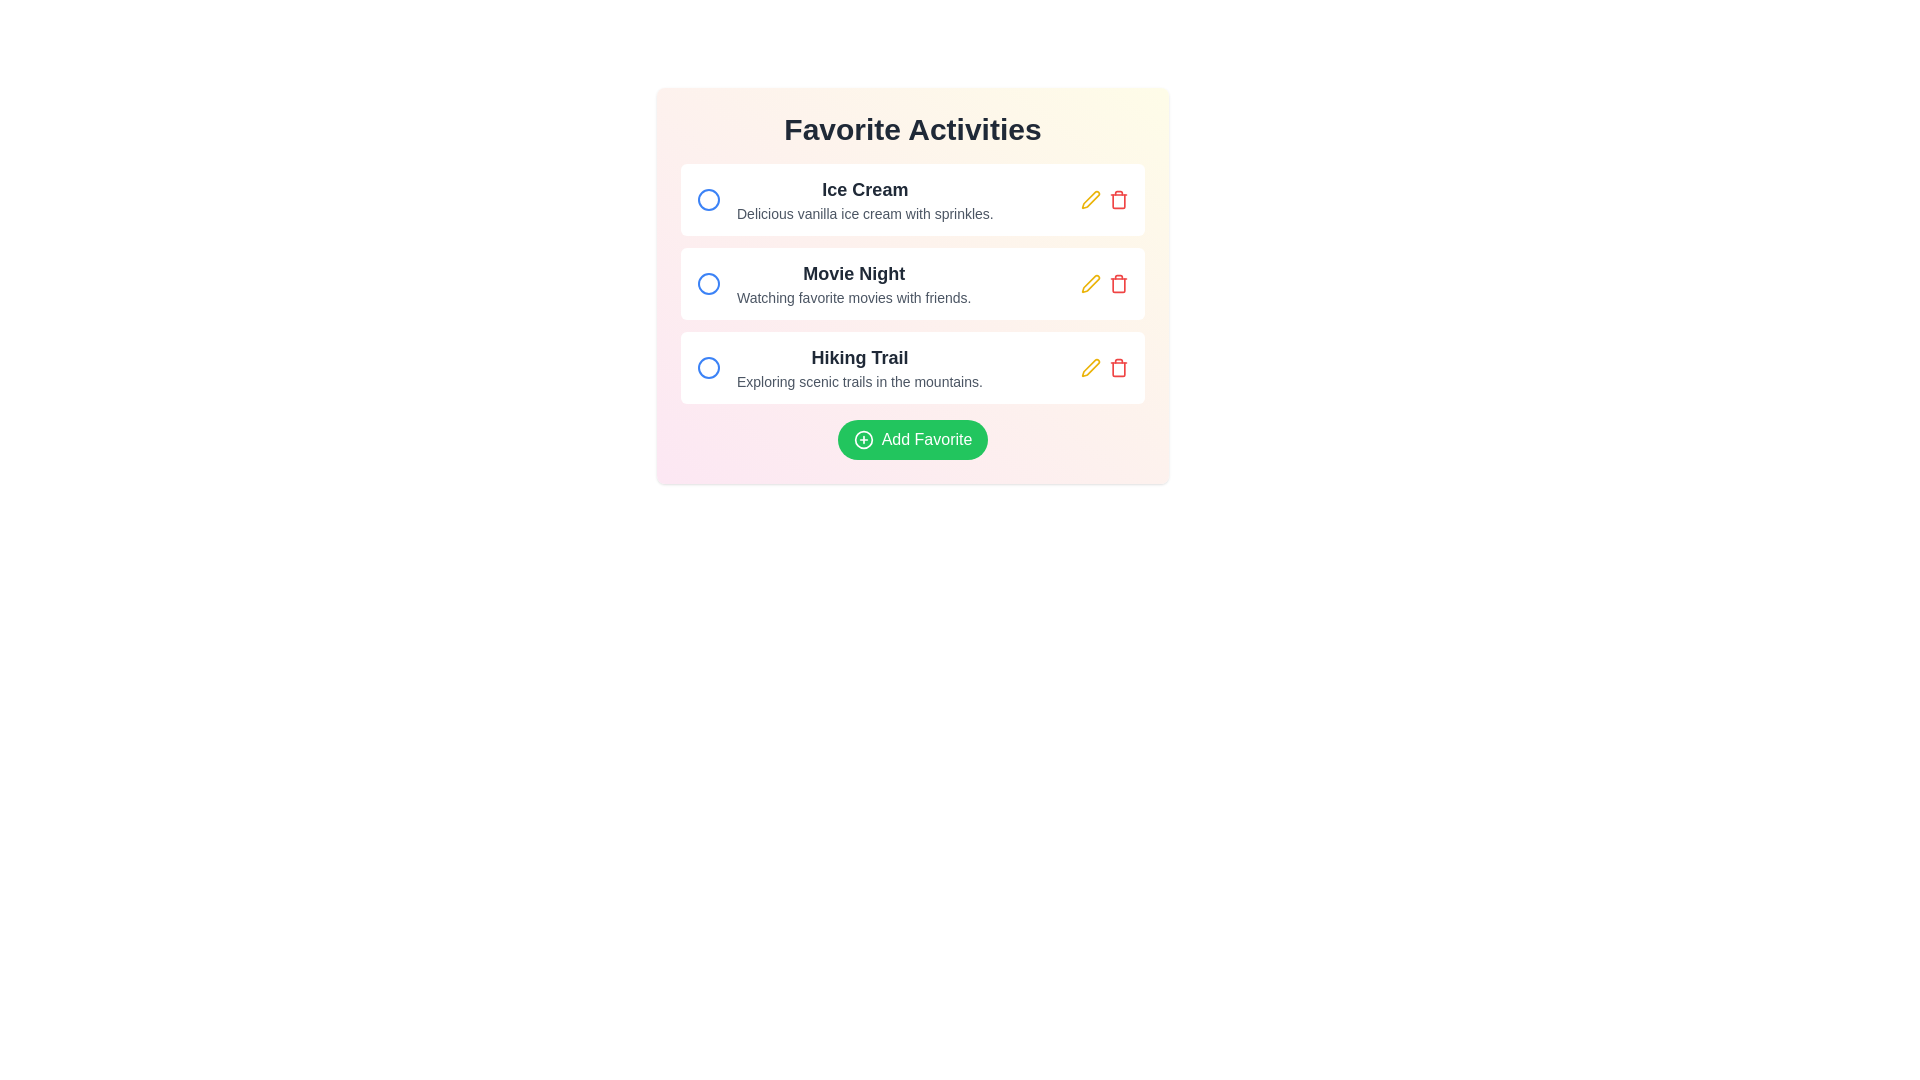 The image size is (1920, 1080). Describe the element at coordinates (865, 213) in the screenshot. I see `the textual label that reads 'Delicious vanilla ice cream with sprinkles.', which is styled in gray and positioned just below the main title 'Ice Cream'` at that location.